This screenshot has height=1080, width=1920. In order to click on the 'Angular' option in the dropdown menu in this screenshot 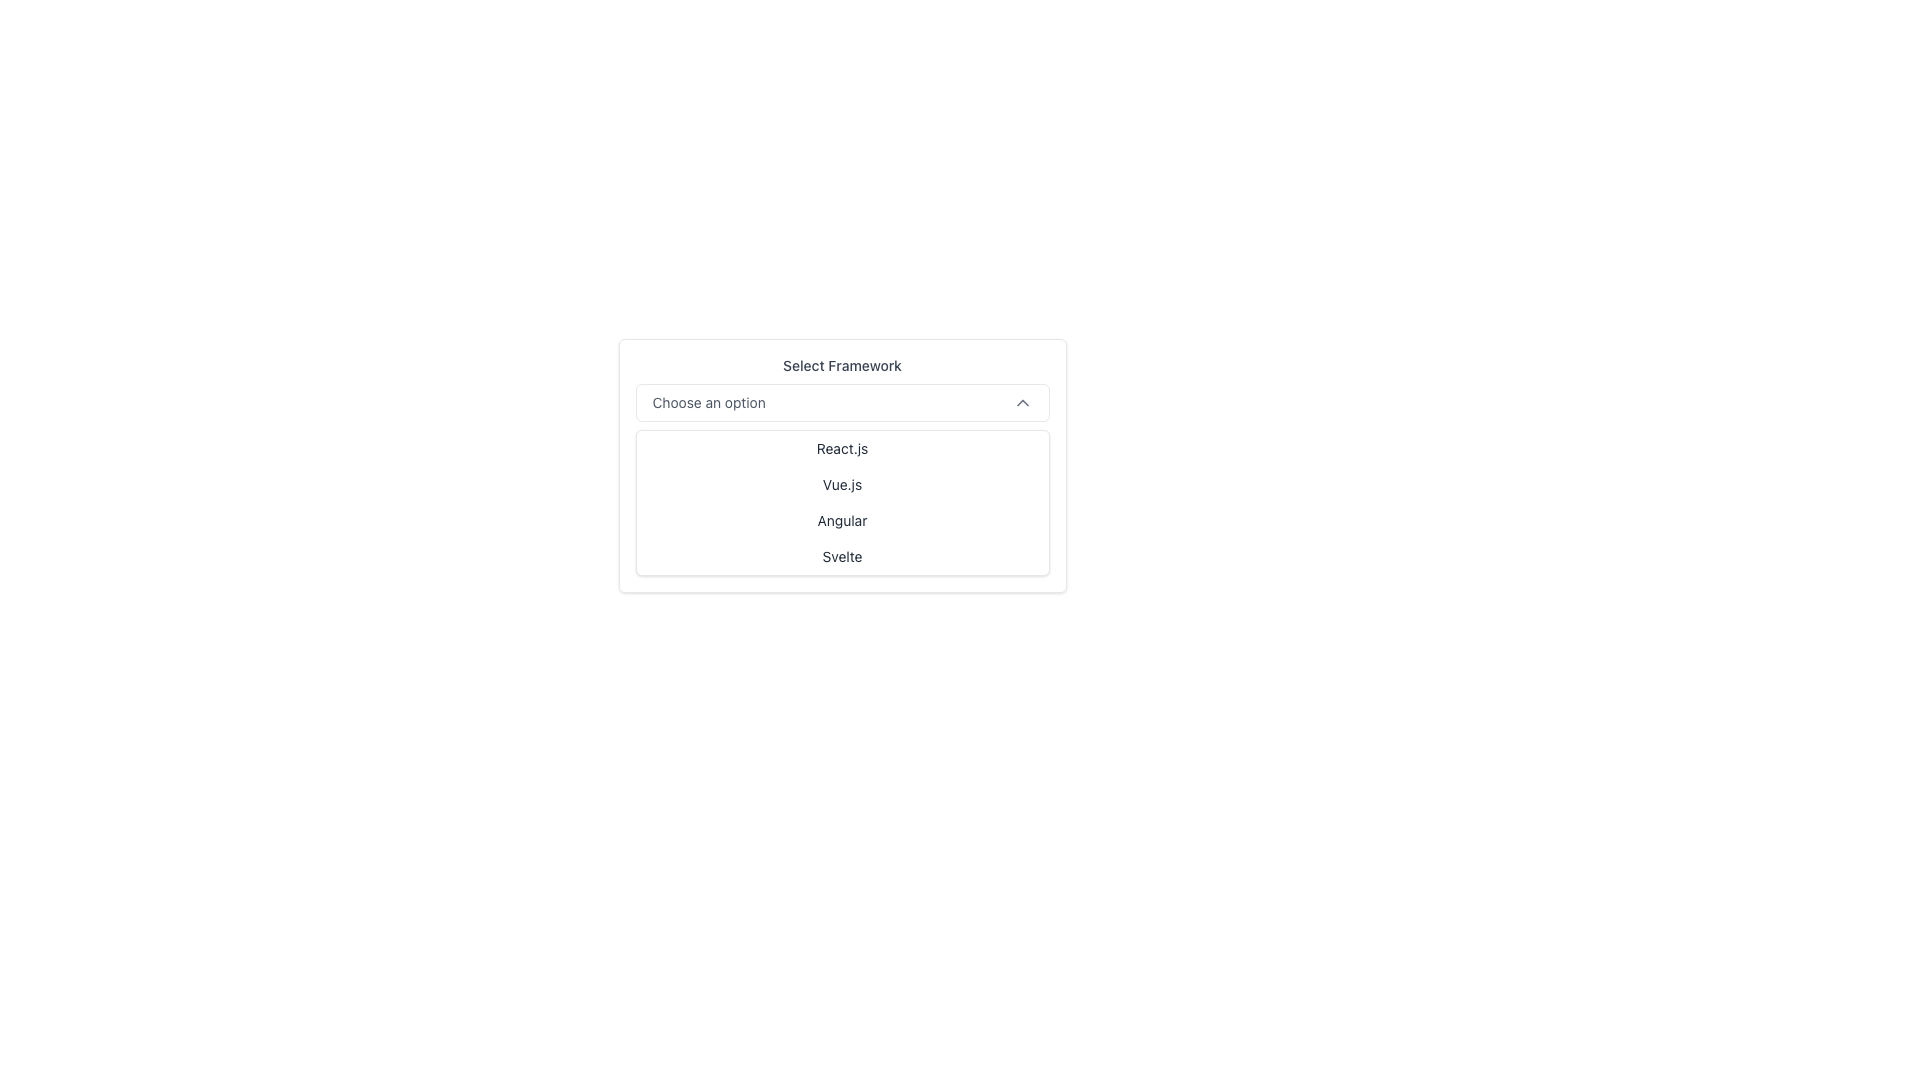, I will do `click(842, 519)`.